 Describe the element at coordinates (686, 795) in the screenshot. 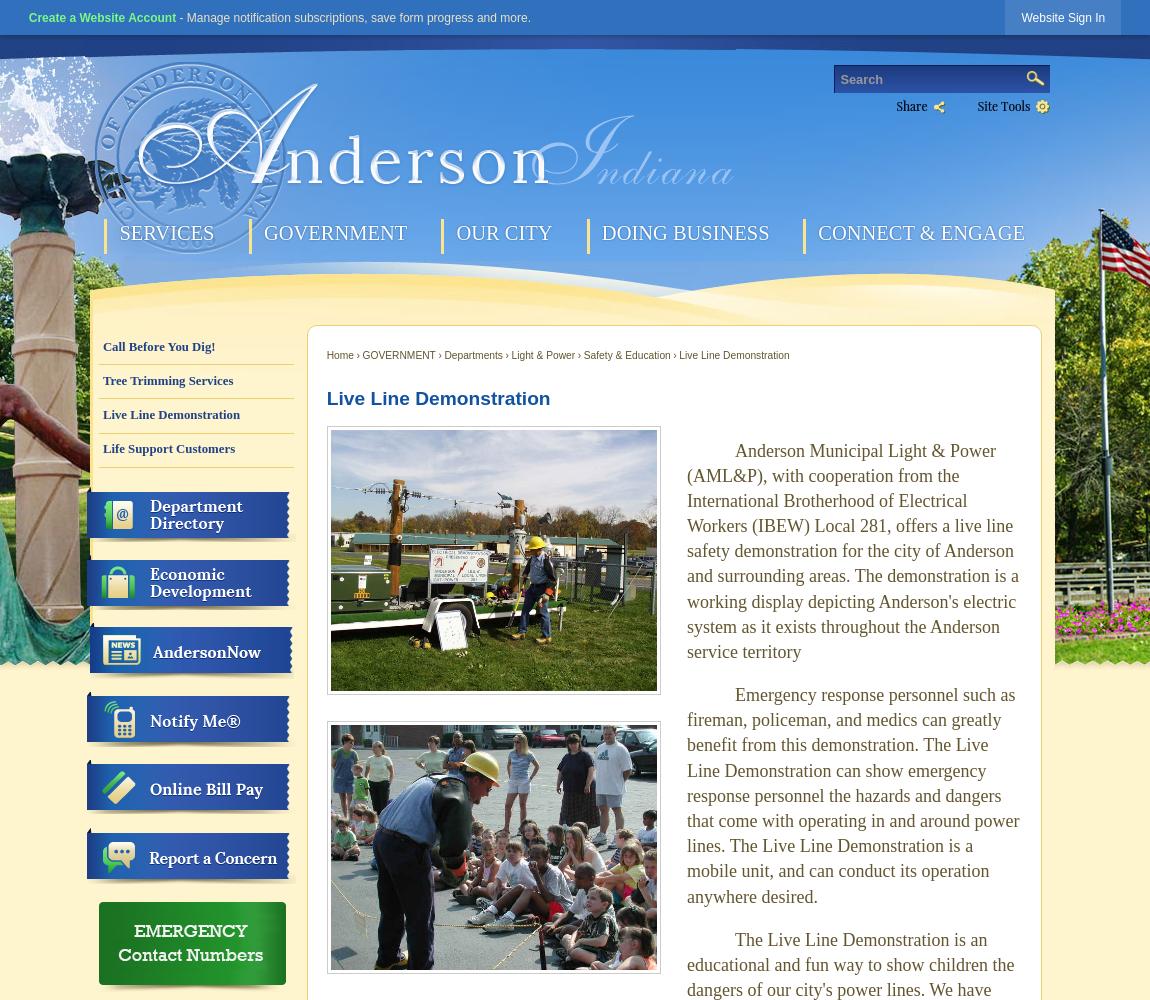

I see `'Emergency response personnel such as fireman, policeman, and medics can greatly benefit from this demonstration. The Live Line Demonstration can show emergency response personnel the hazards and dangers that come with operating in and around power lines. The Live Line Demonstration is a mobile unit, and can conduct its operation anywhere desired.'` at that location.